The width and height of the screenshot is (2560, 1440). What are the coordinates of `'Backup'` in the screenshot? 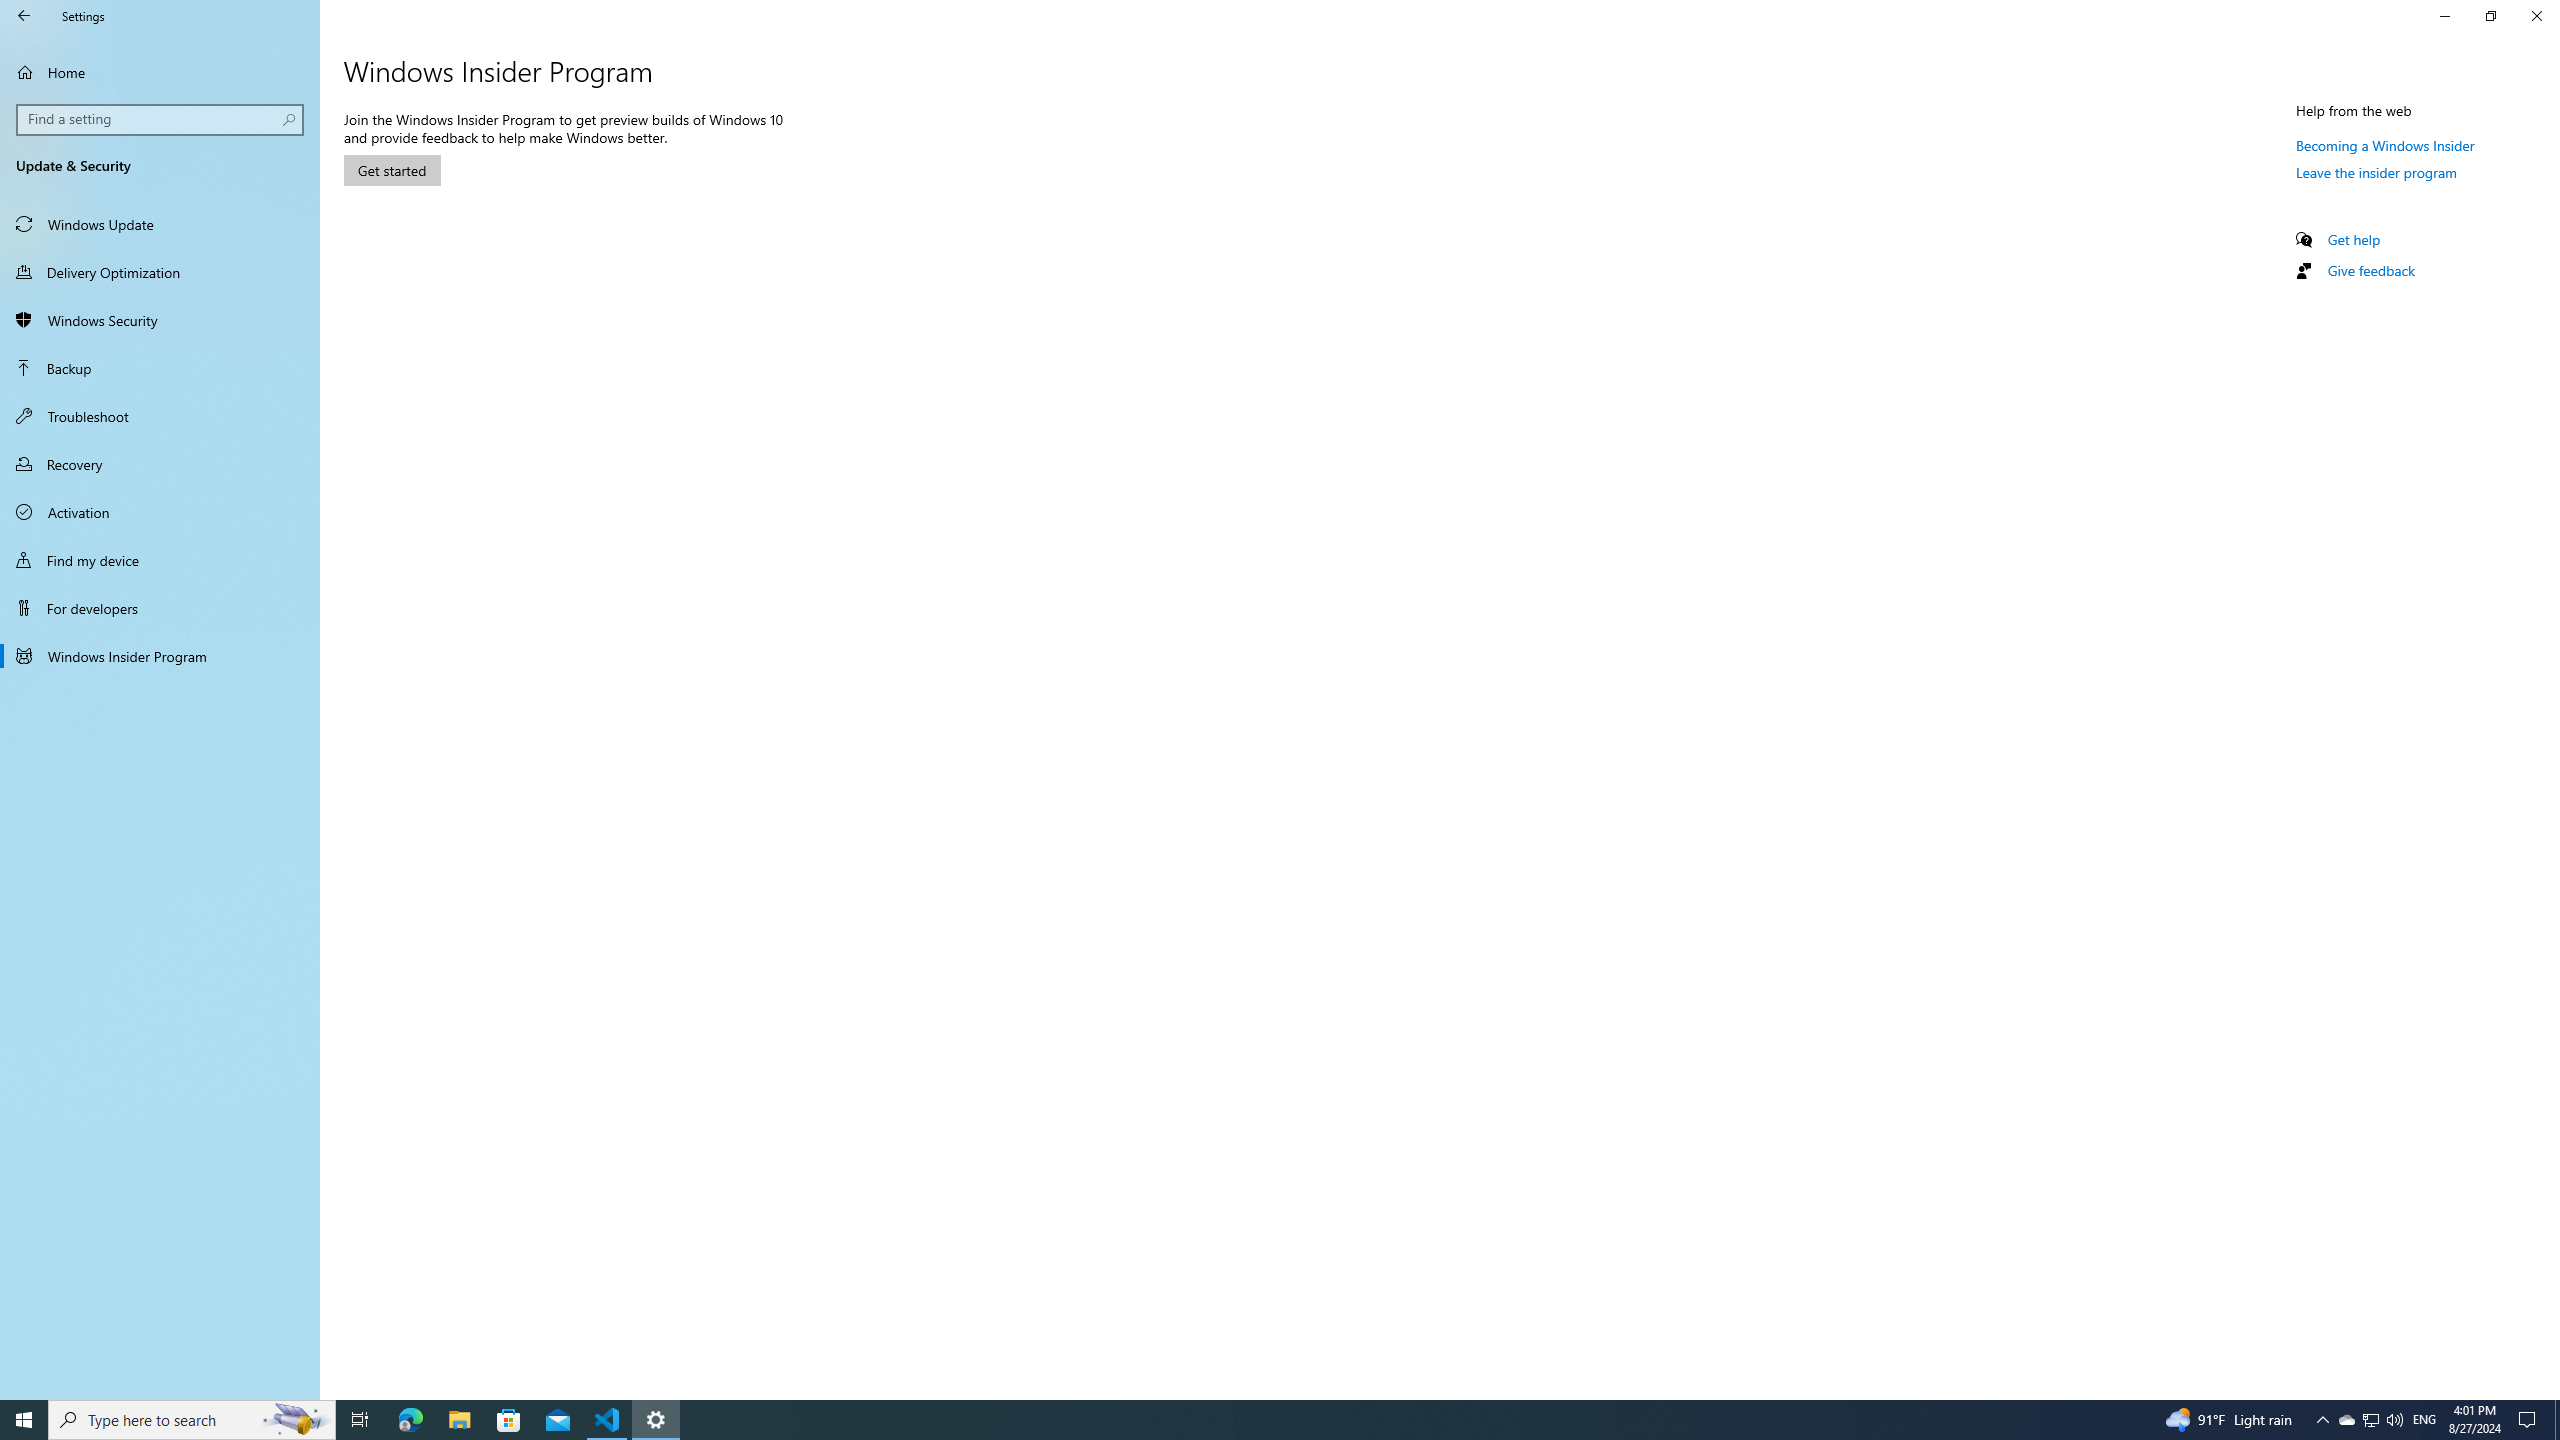 It's located at (159, 367).